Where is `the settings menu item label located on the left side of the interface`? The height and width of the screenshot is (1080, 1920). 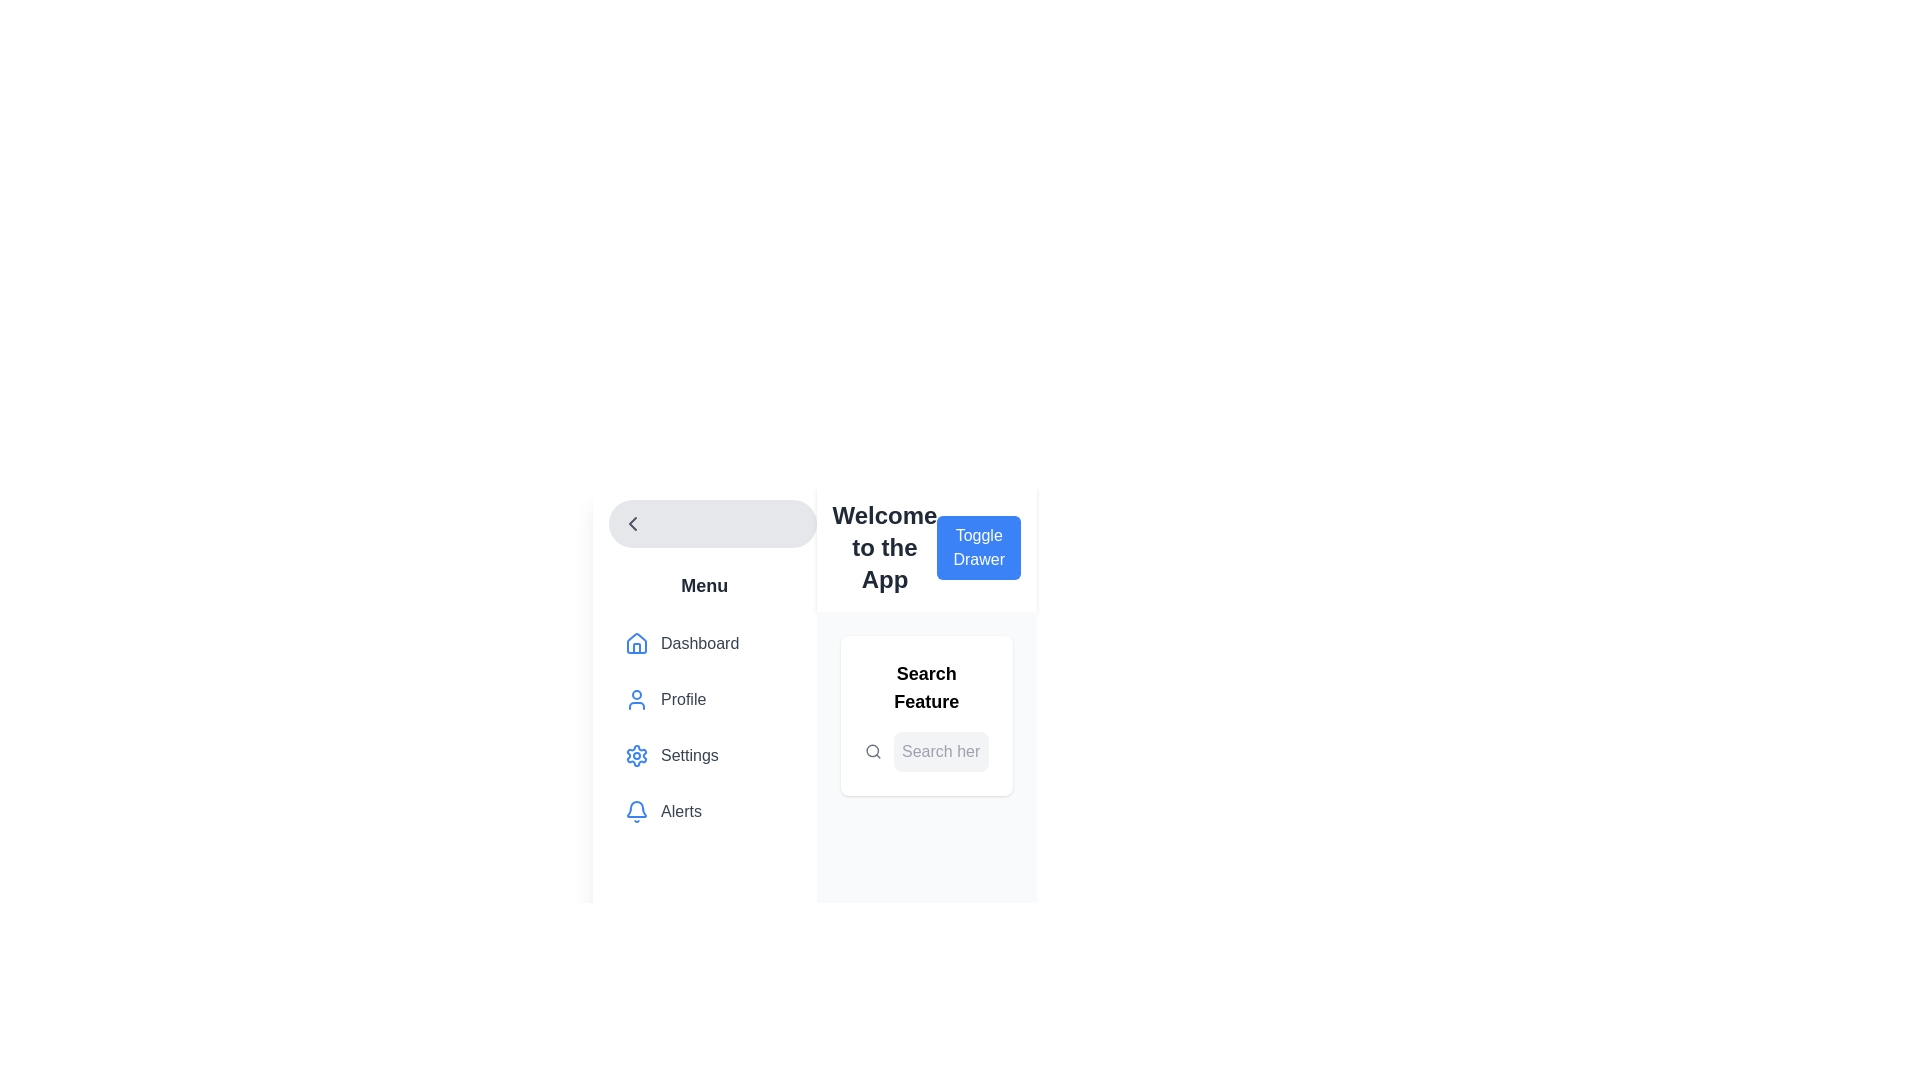
the settings menu item label located on the left side of the interface is located at coordinates (689, 756).